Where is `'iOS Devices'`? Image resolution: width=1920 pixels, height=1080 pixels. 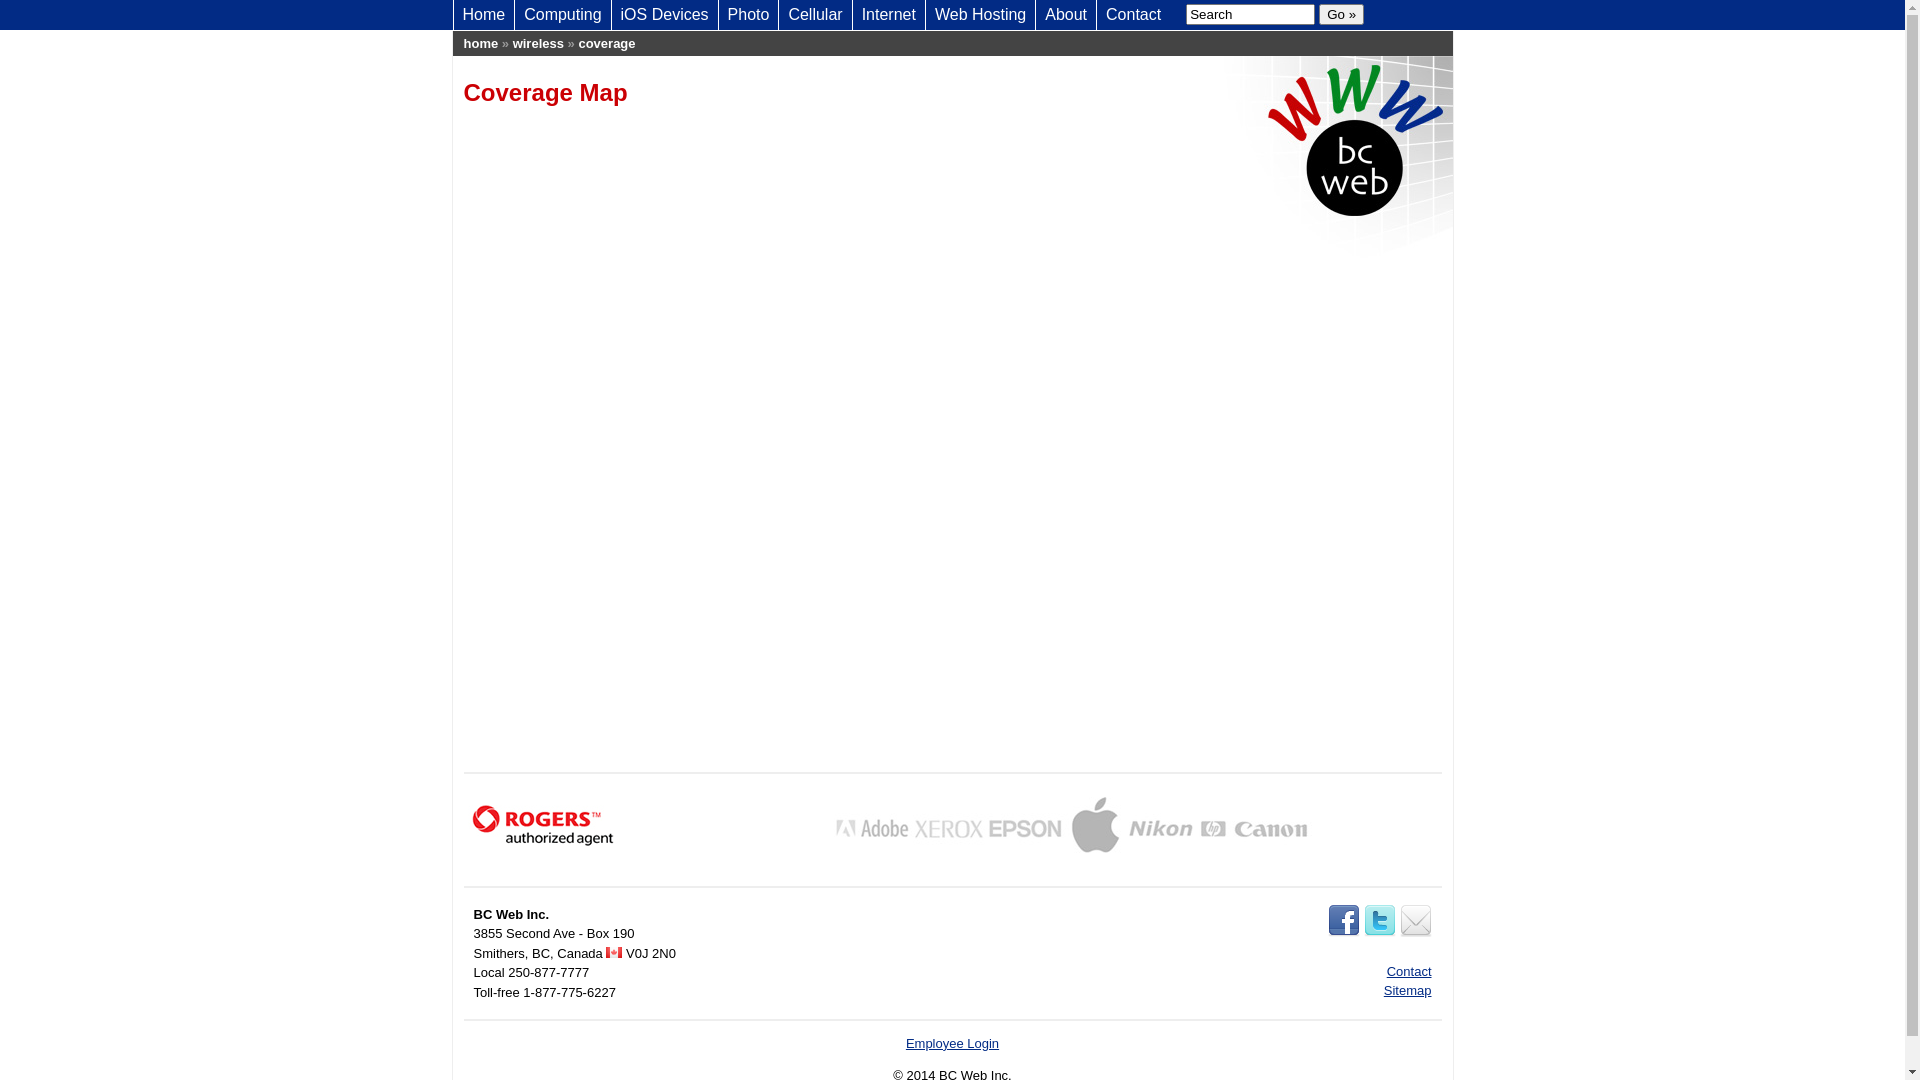 'iOS Devices' is located at coordinates (665, 15).